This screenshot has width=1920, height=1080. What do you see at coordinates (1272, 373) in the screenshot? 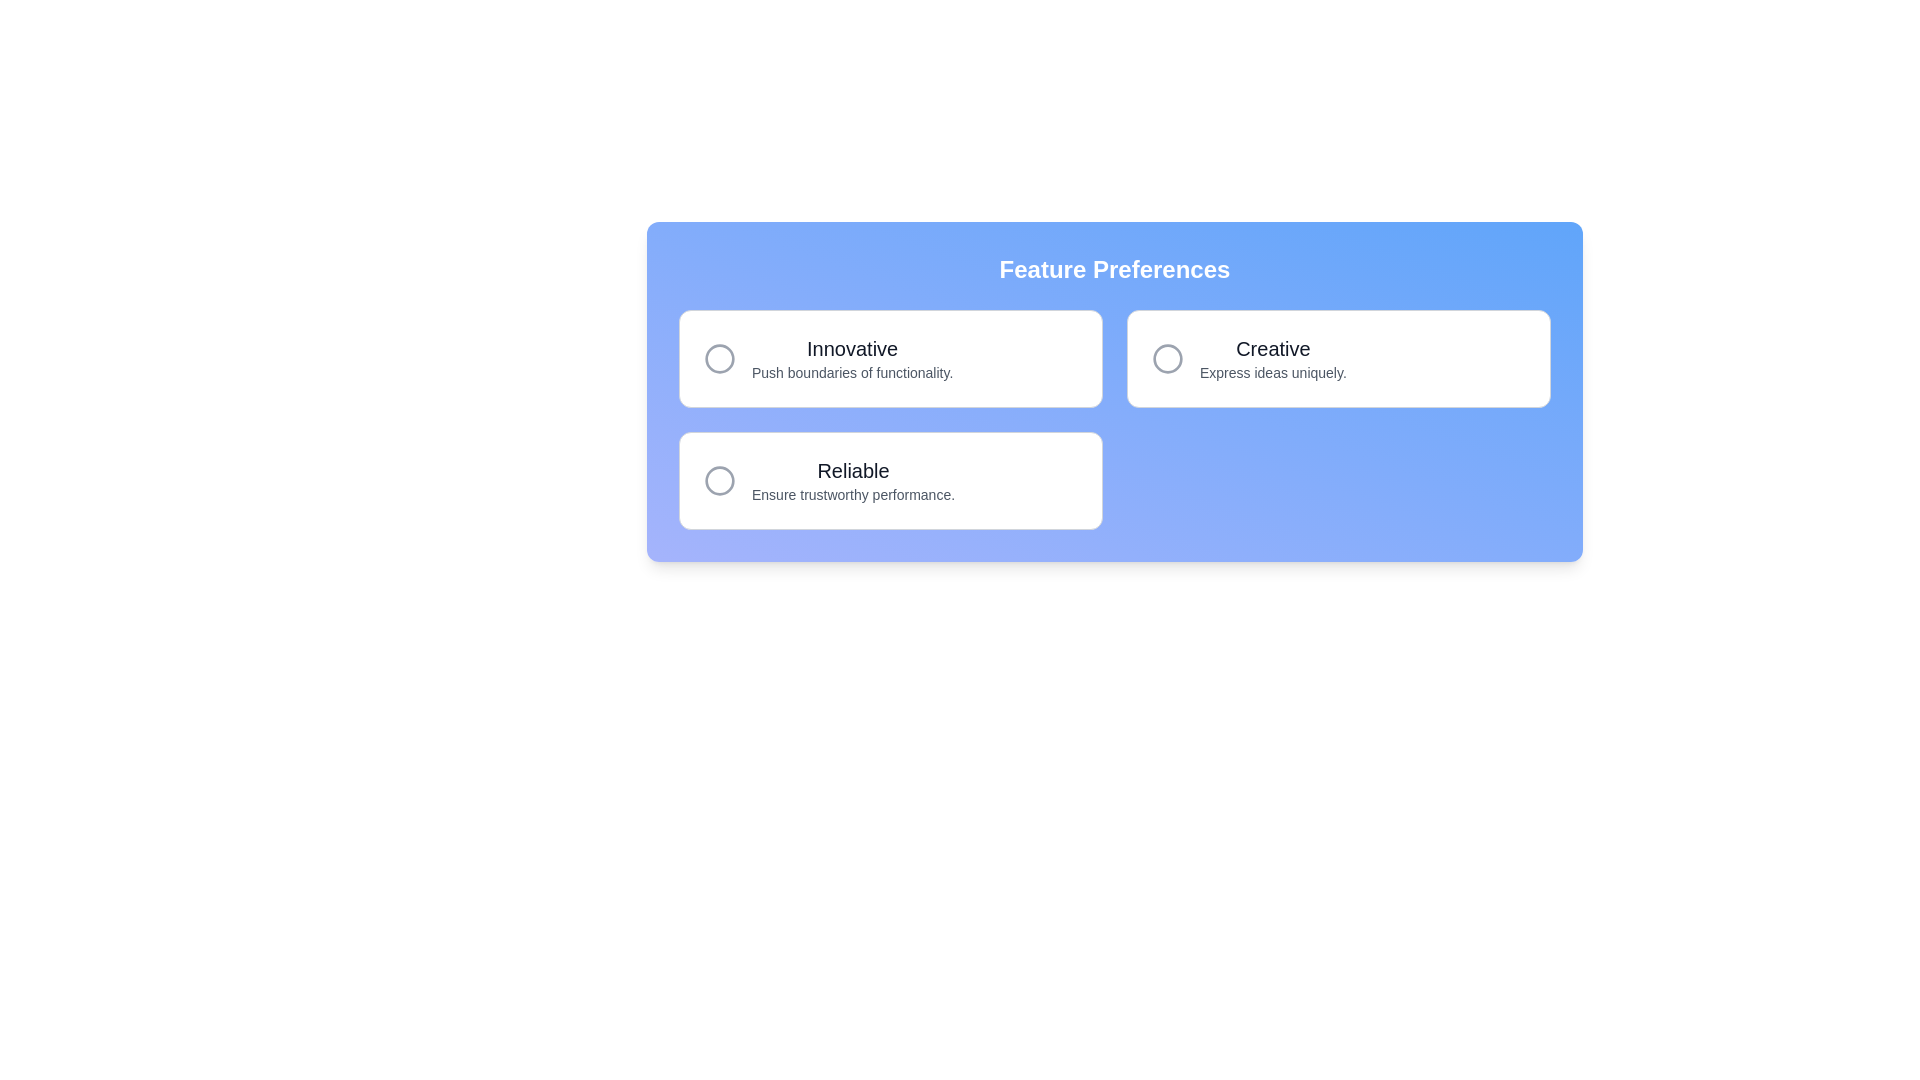
I see `static text label displaying 'Express ideas uniquely.' located below the heading 'Creative' in the top-right section of the 'Feature Preferences' area` at bounding box center [1272, 373].